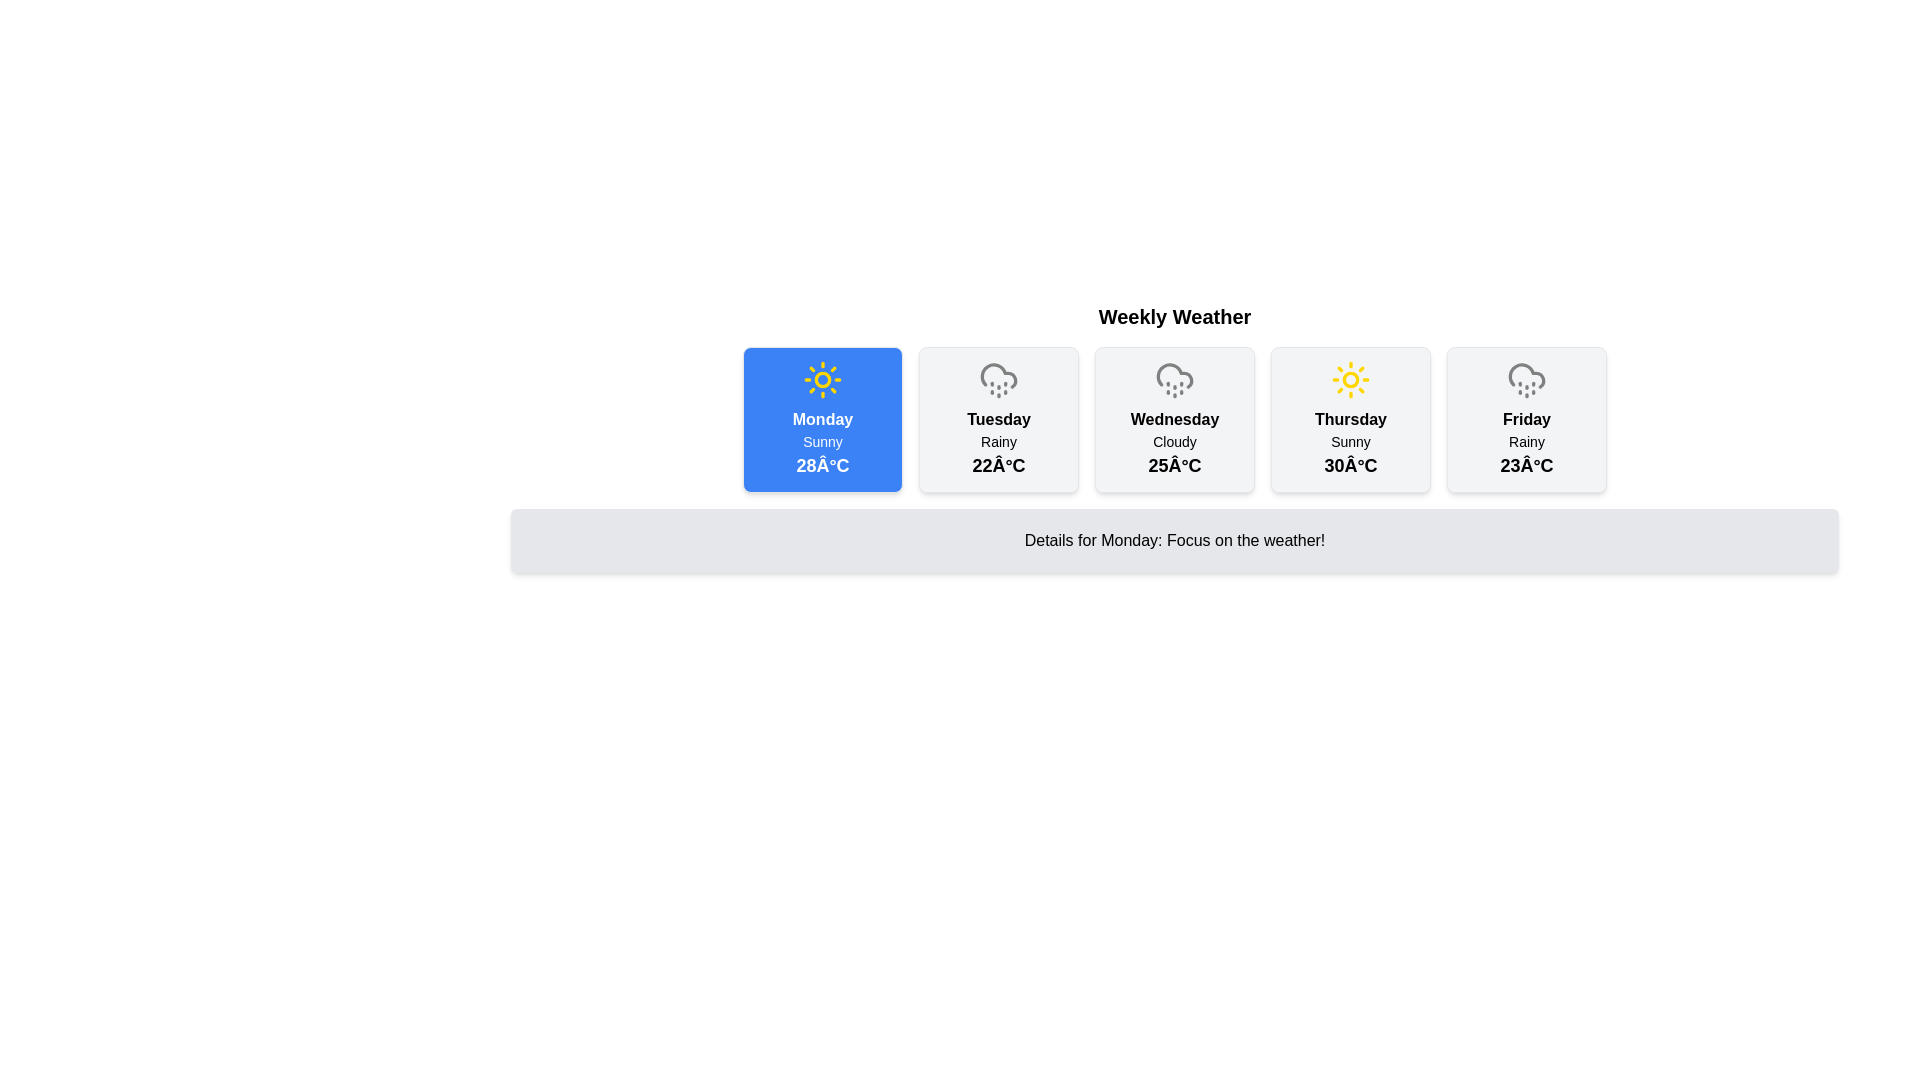  Describe the element at coordinates (822, 380) in the screenshot. I see `the sunny weather icon located at the top of the 'Monday' weather forecast card, which indicates a sunny day with a temperature of 28°C` at that location.